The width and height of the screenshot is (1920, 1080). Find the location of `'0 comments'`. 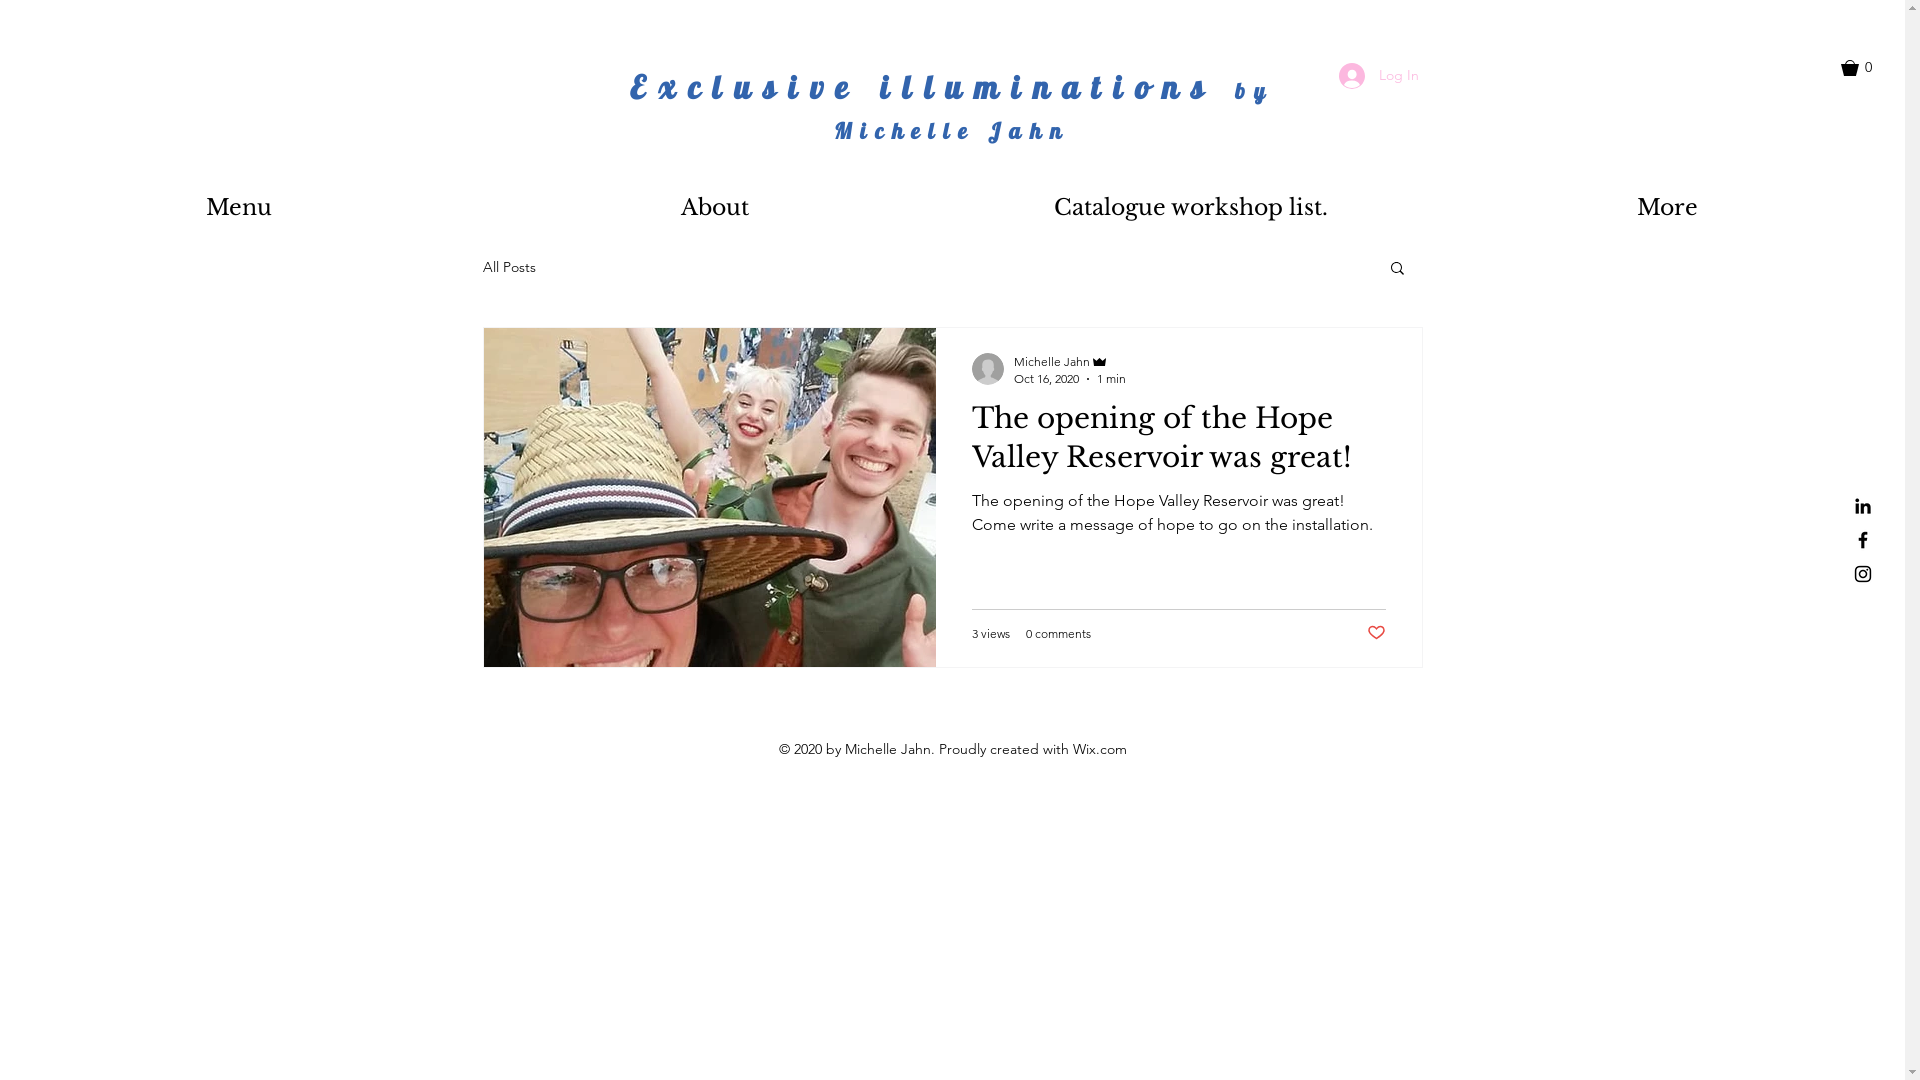

'0 comments' is located at coordinates (1057, 633).